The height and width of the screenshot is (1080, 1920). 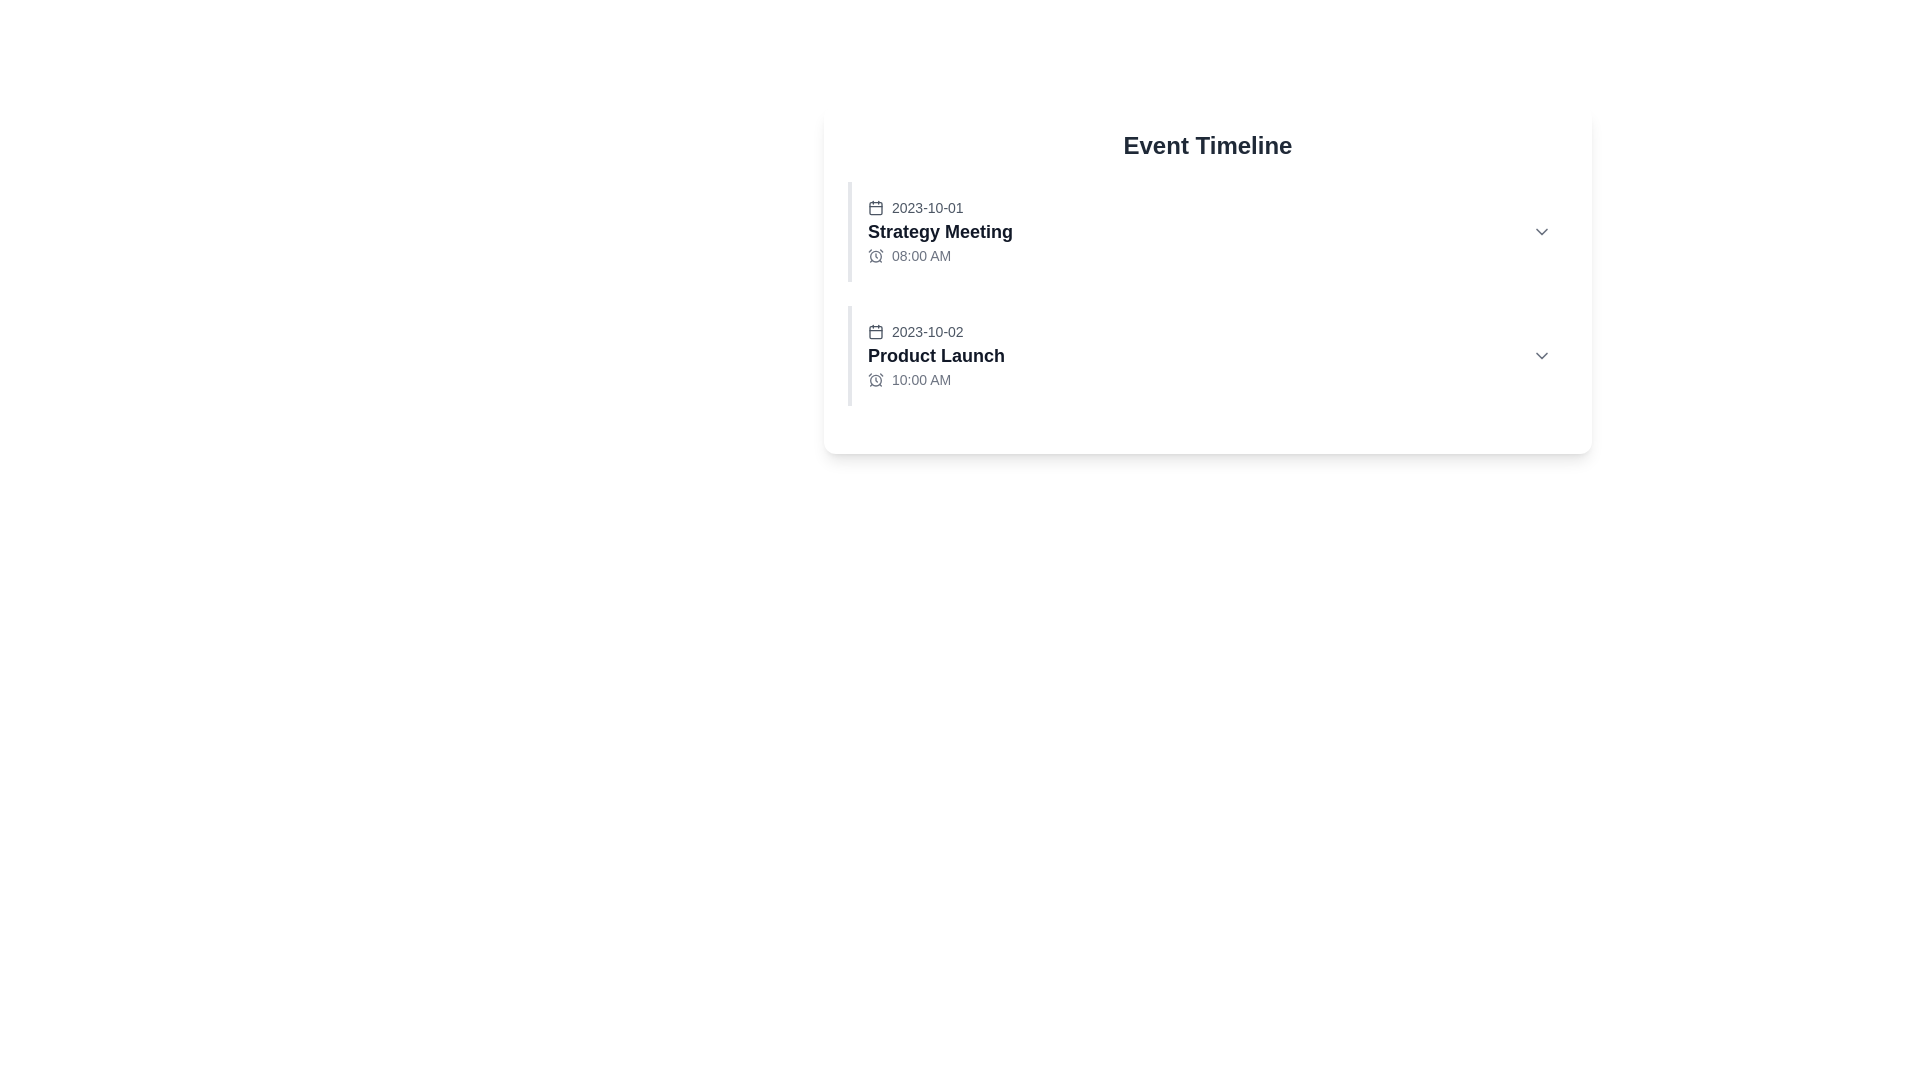 What do you see at coordinates (875, 208) in the screenshot?
I see `the small minimalist calendar icon that displays the date '2023-10-01' in the timeline view, which is left-aligned with the text in the same row` at bounding box center [875, 208].